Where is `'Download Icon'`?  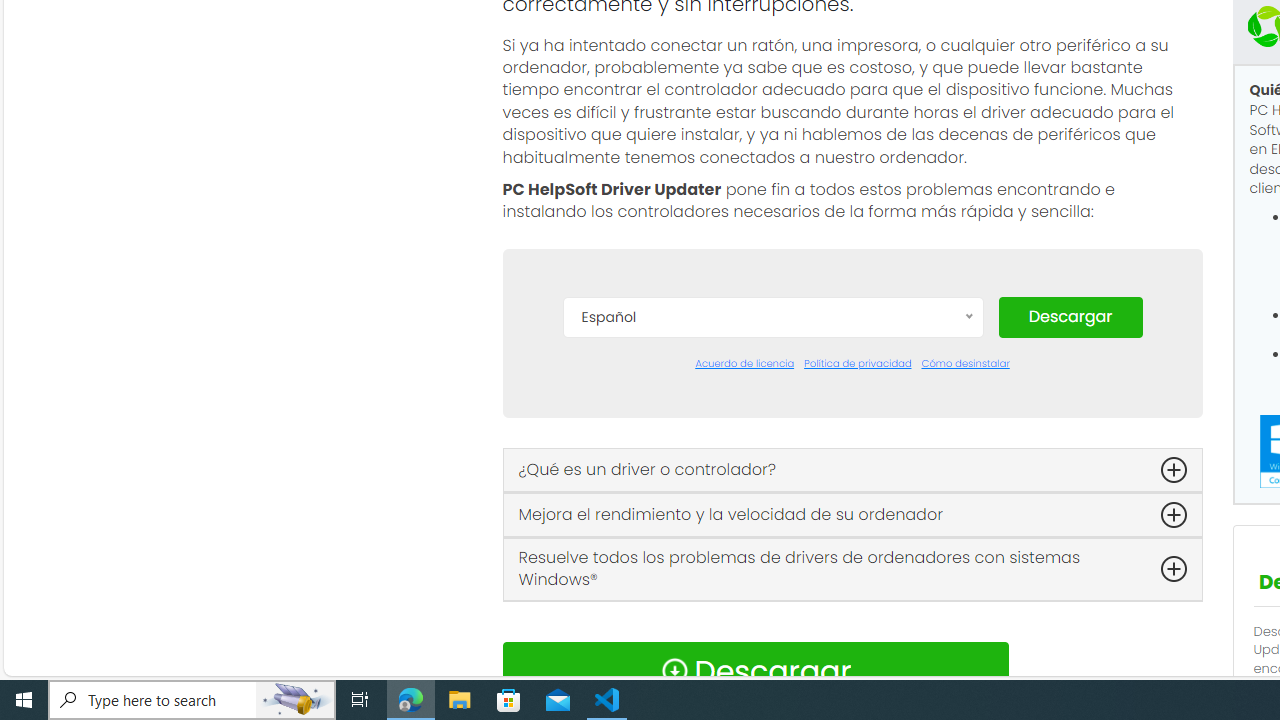
'Download Icon' is located at coordinates (674, 671).